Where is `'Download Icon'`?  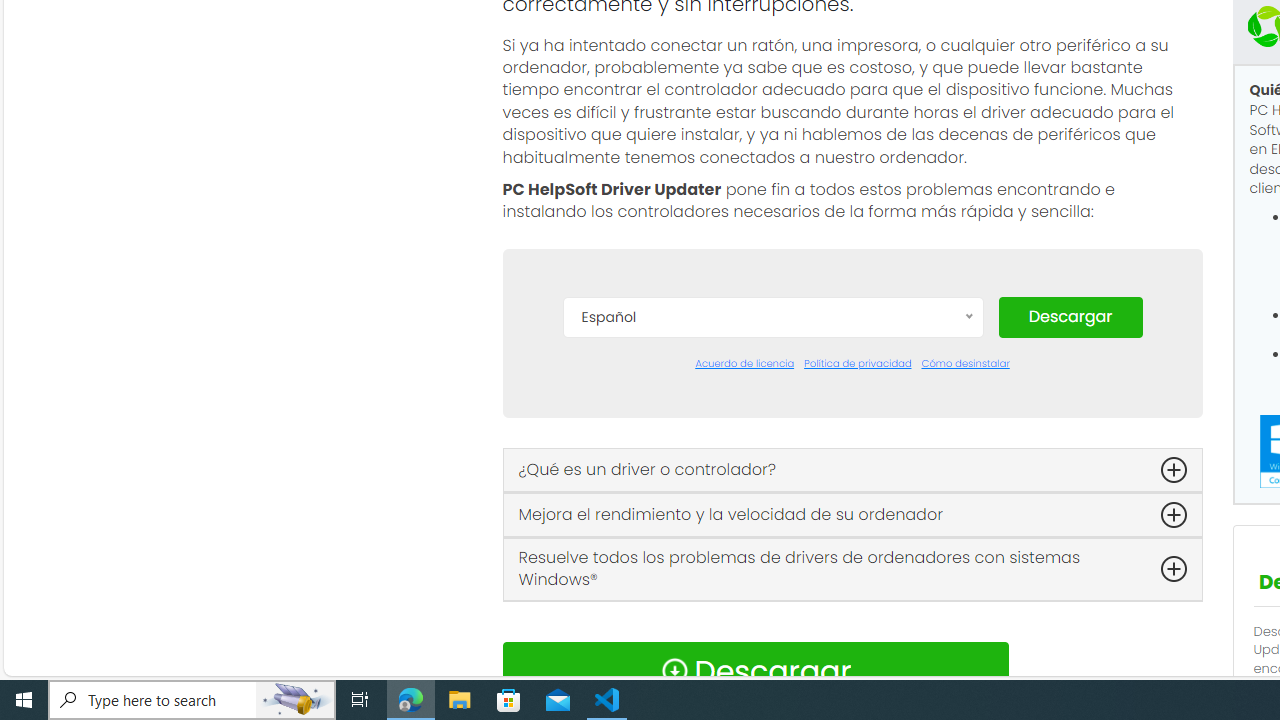
'Download Icon' is located at coordinates (674, 671).